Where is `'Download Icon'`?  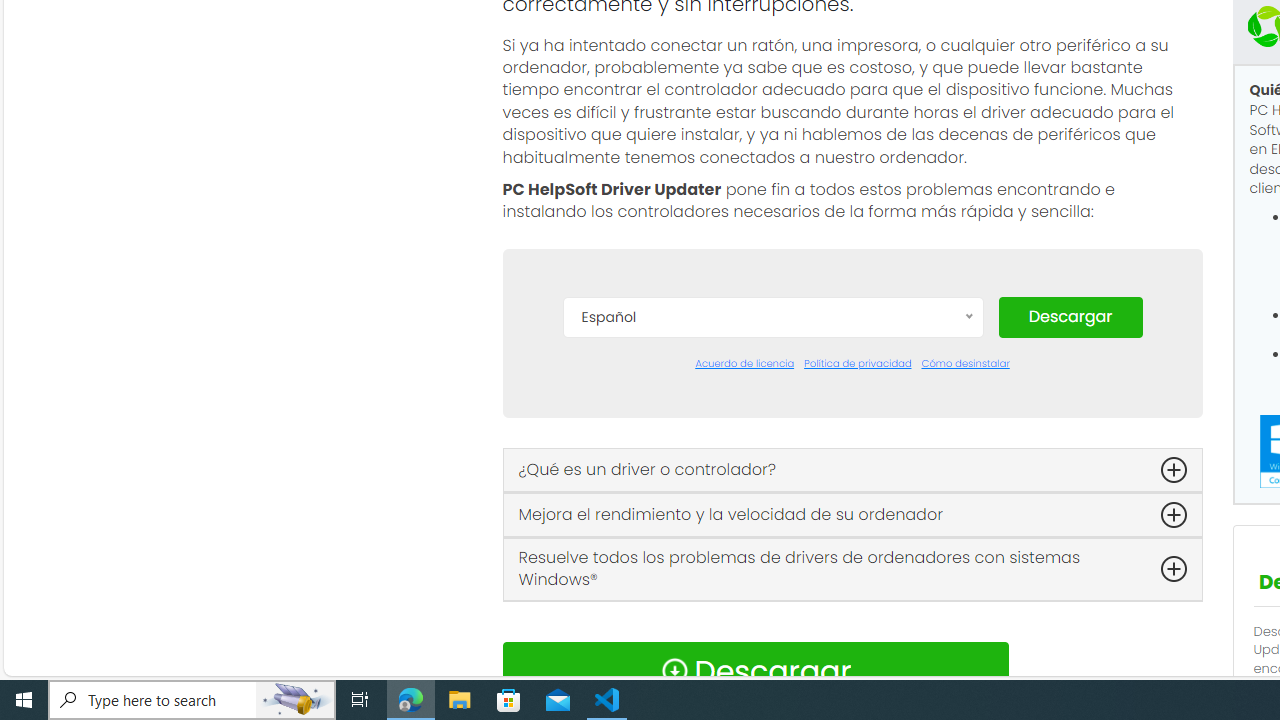
'Download Icon' is located at coordinates (674, 671).